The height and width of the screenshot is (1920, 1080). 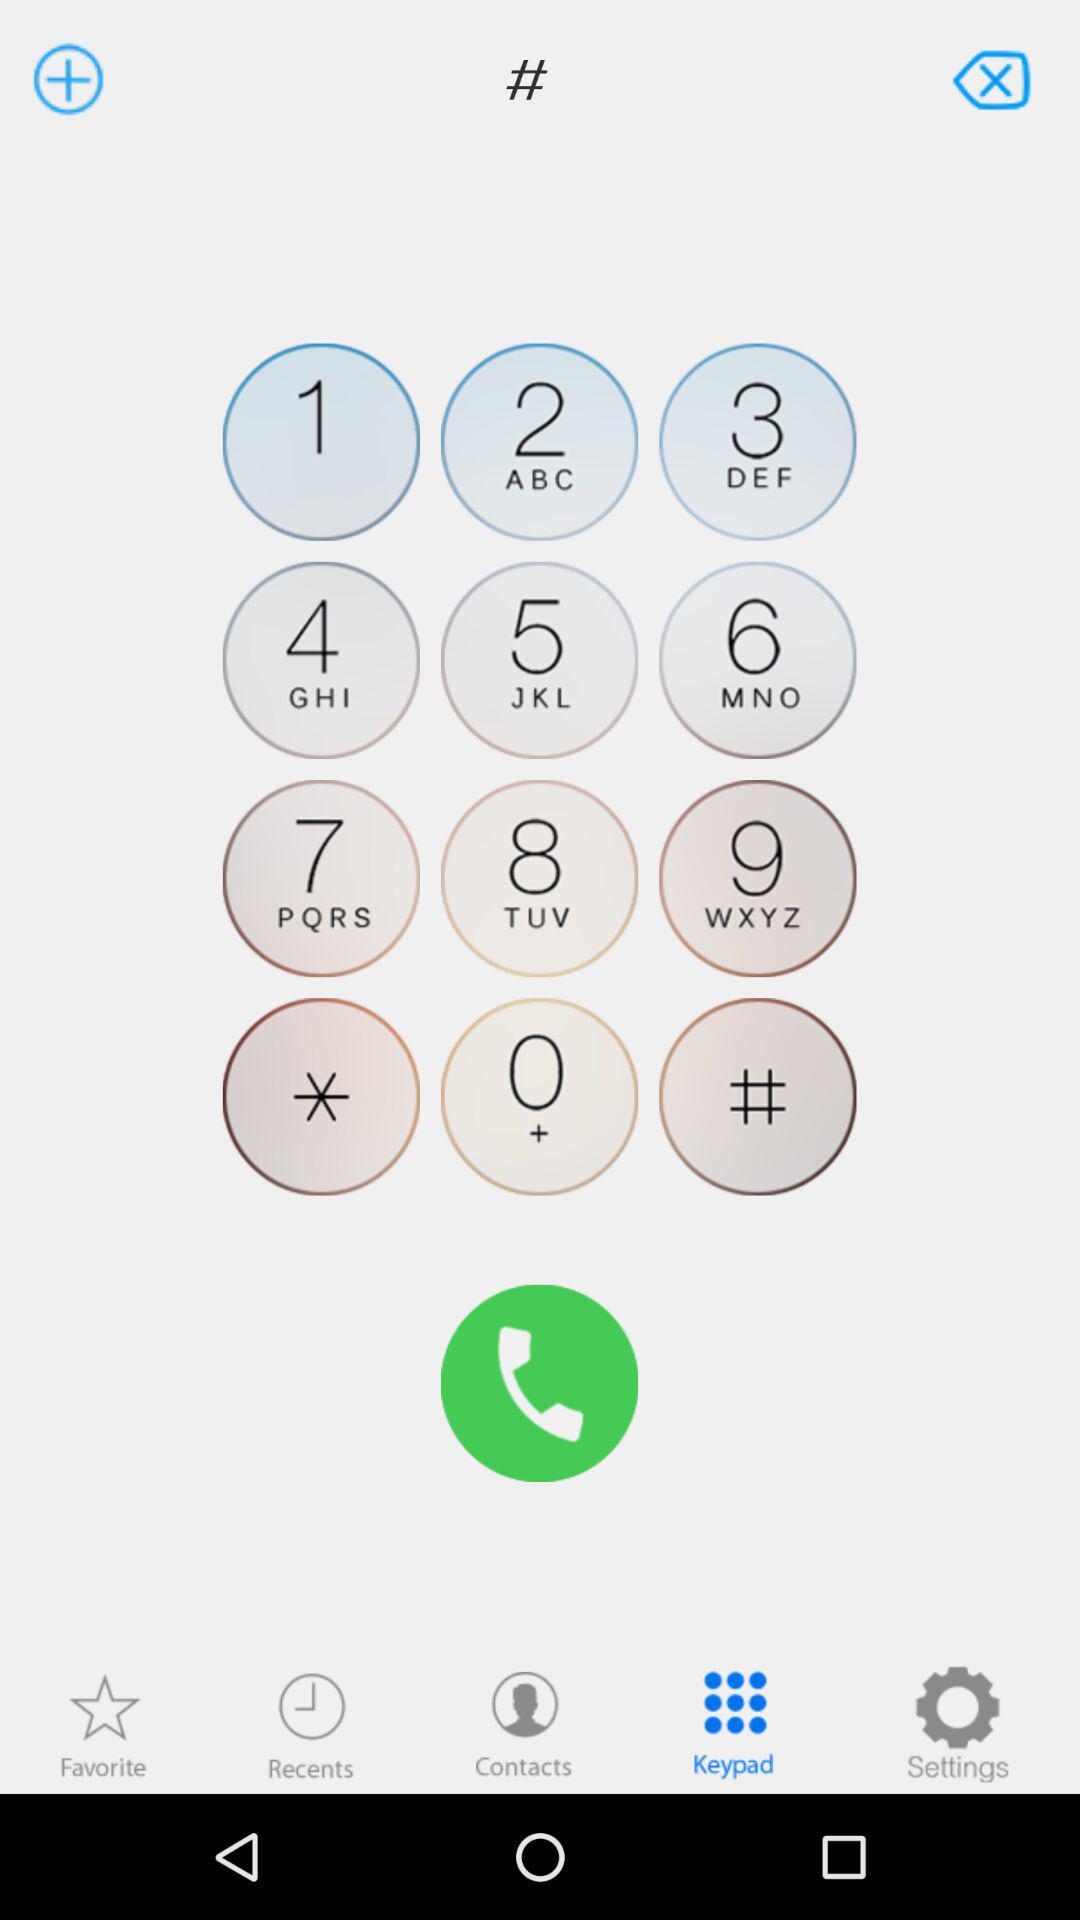 I want to click on open keypad, so click(x=733, y=1723).